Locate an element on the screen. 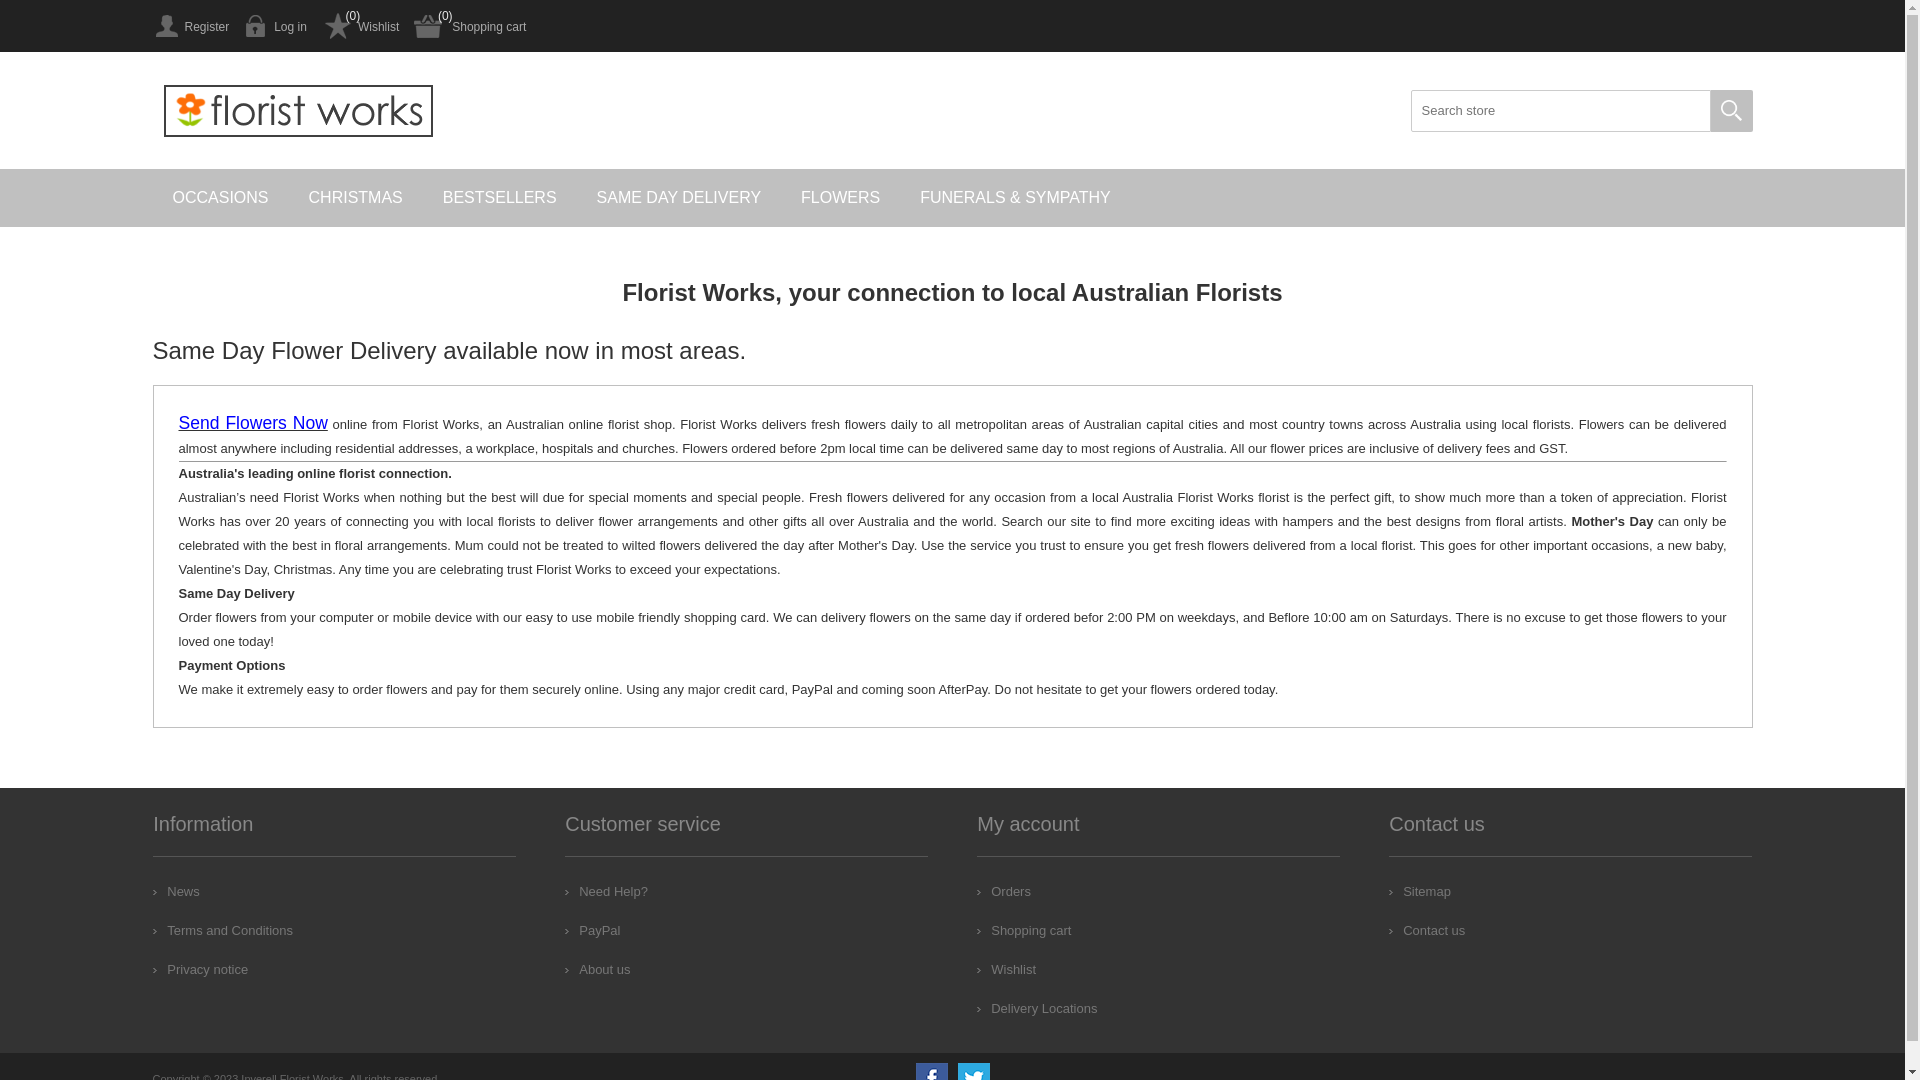 The height and width of the screenshot is (1080, 1920). 'OCCASIONS' is located at coordinates (220, 197).